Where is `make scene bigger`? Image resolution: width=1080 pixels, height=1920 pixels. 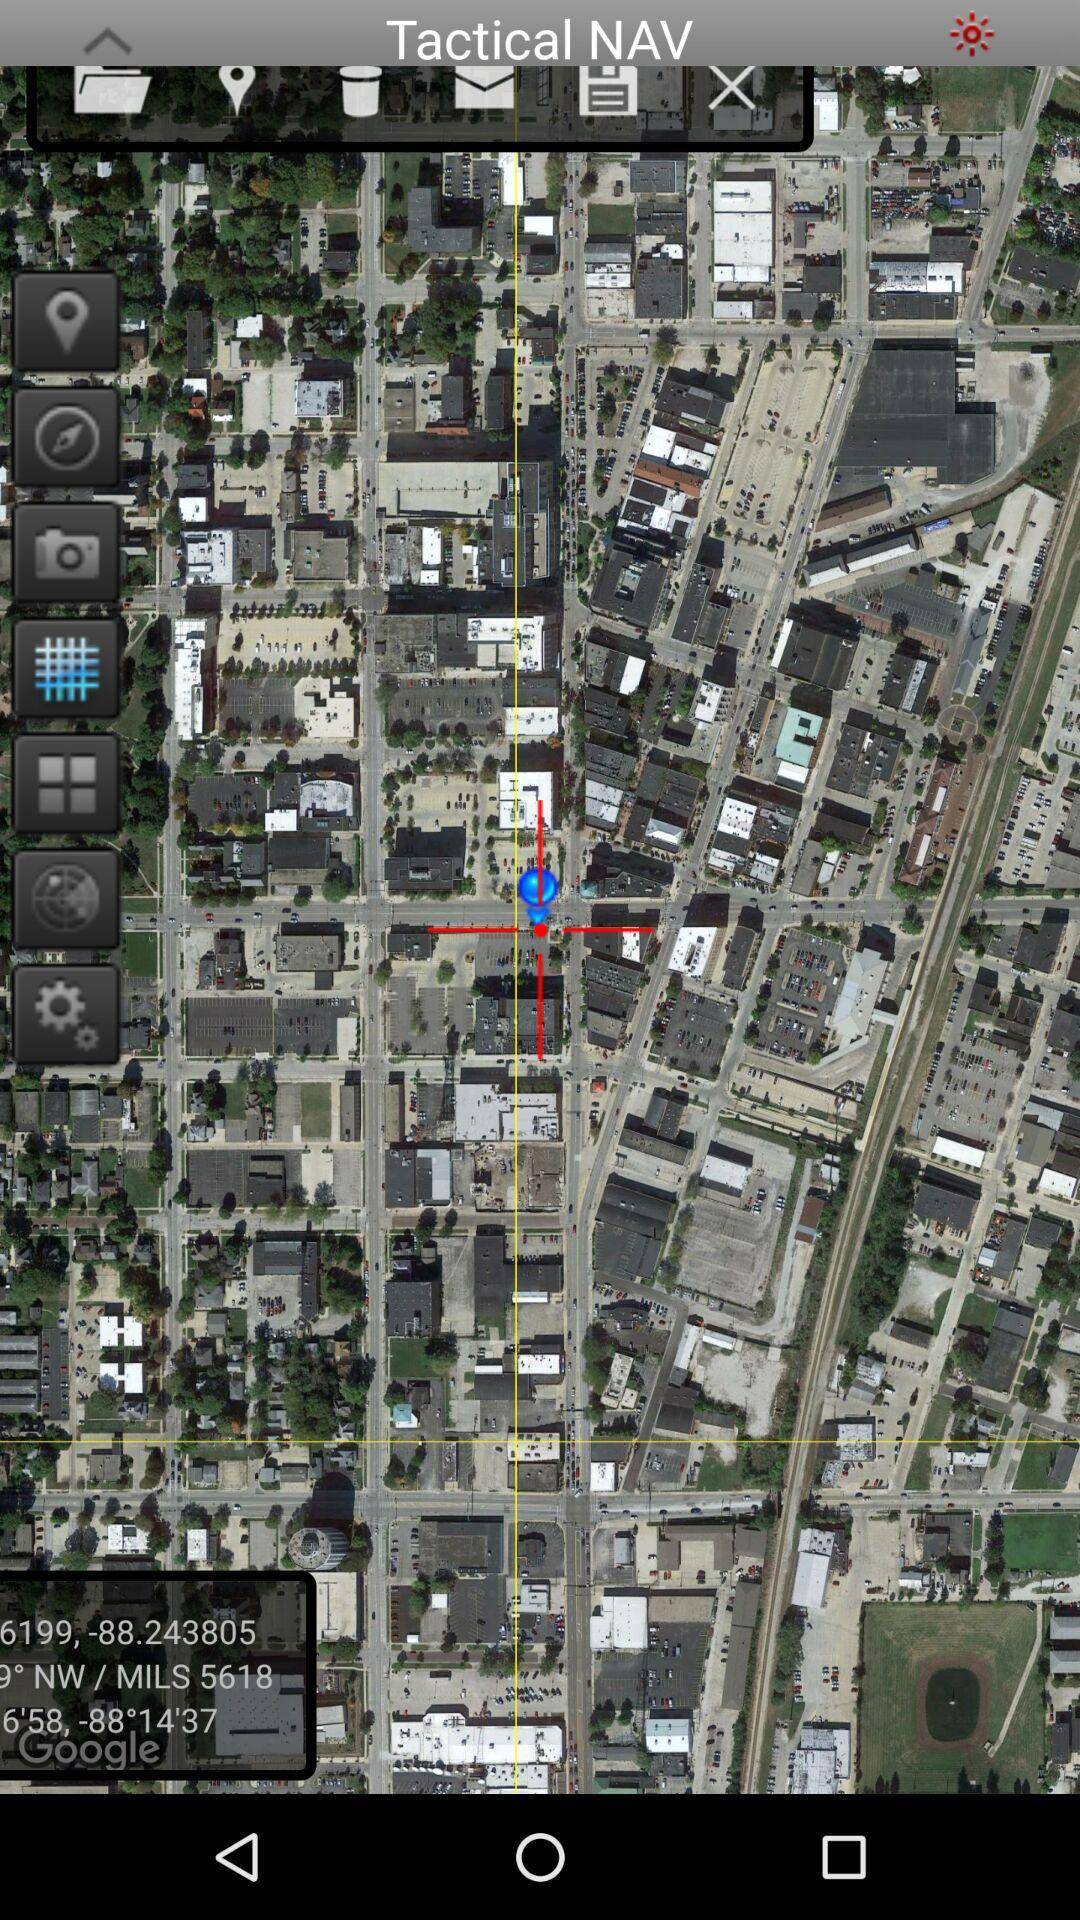 make scene bigger is located at coordinates (107, 33).